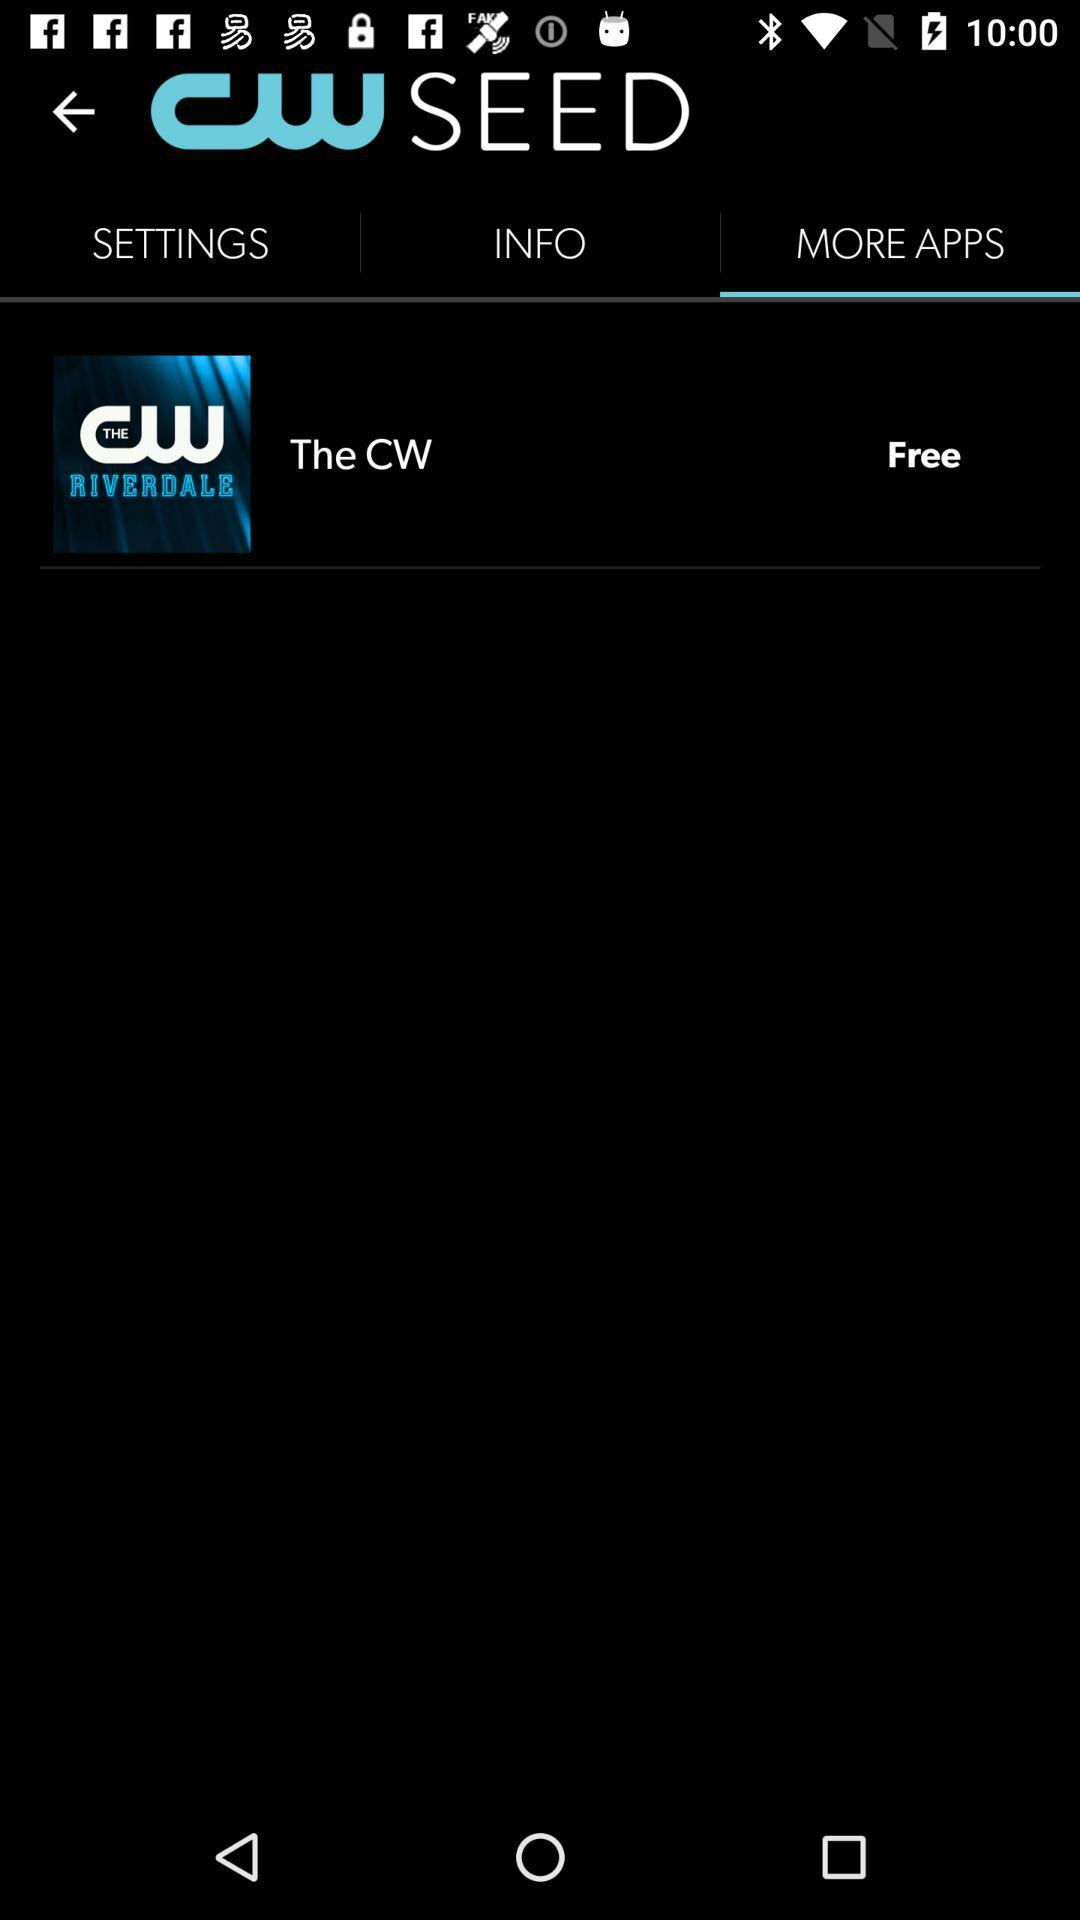 The width and height of the screenshot is (1080, 1920). What do you see at coordinates (898, 242) in the screenshot?
I see `more apps item` at bounding box center [898, 242].